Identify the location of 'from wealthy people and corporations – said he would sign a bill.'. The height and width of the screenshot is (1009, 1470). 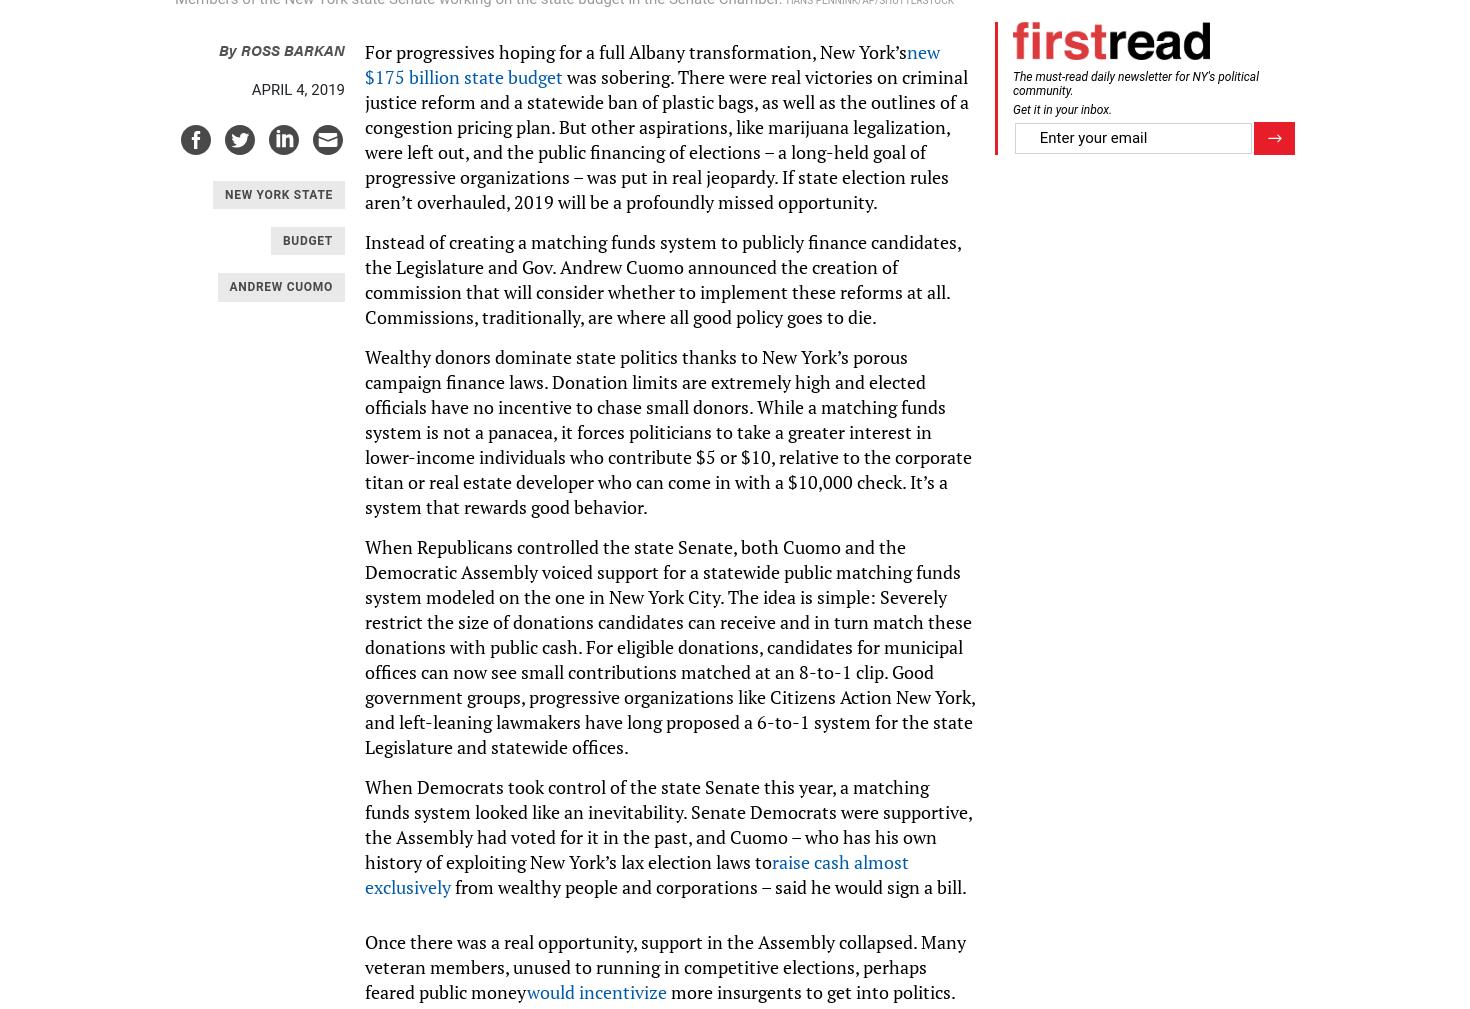
(708, 886).